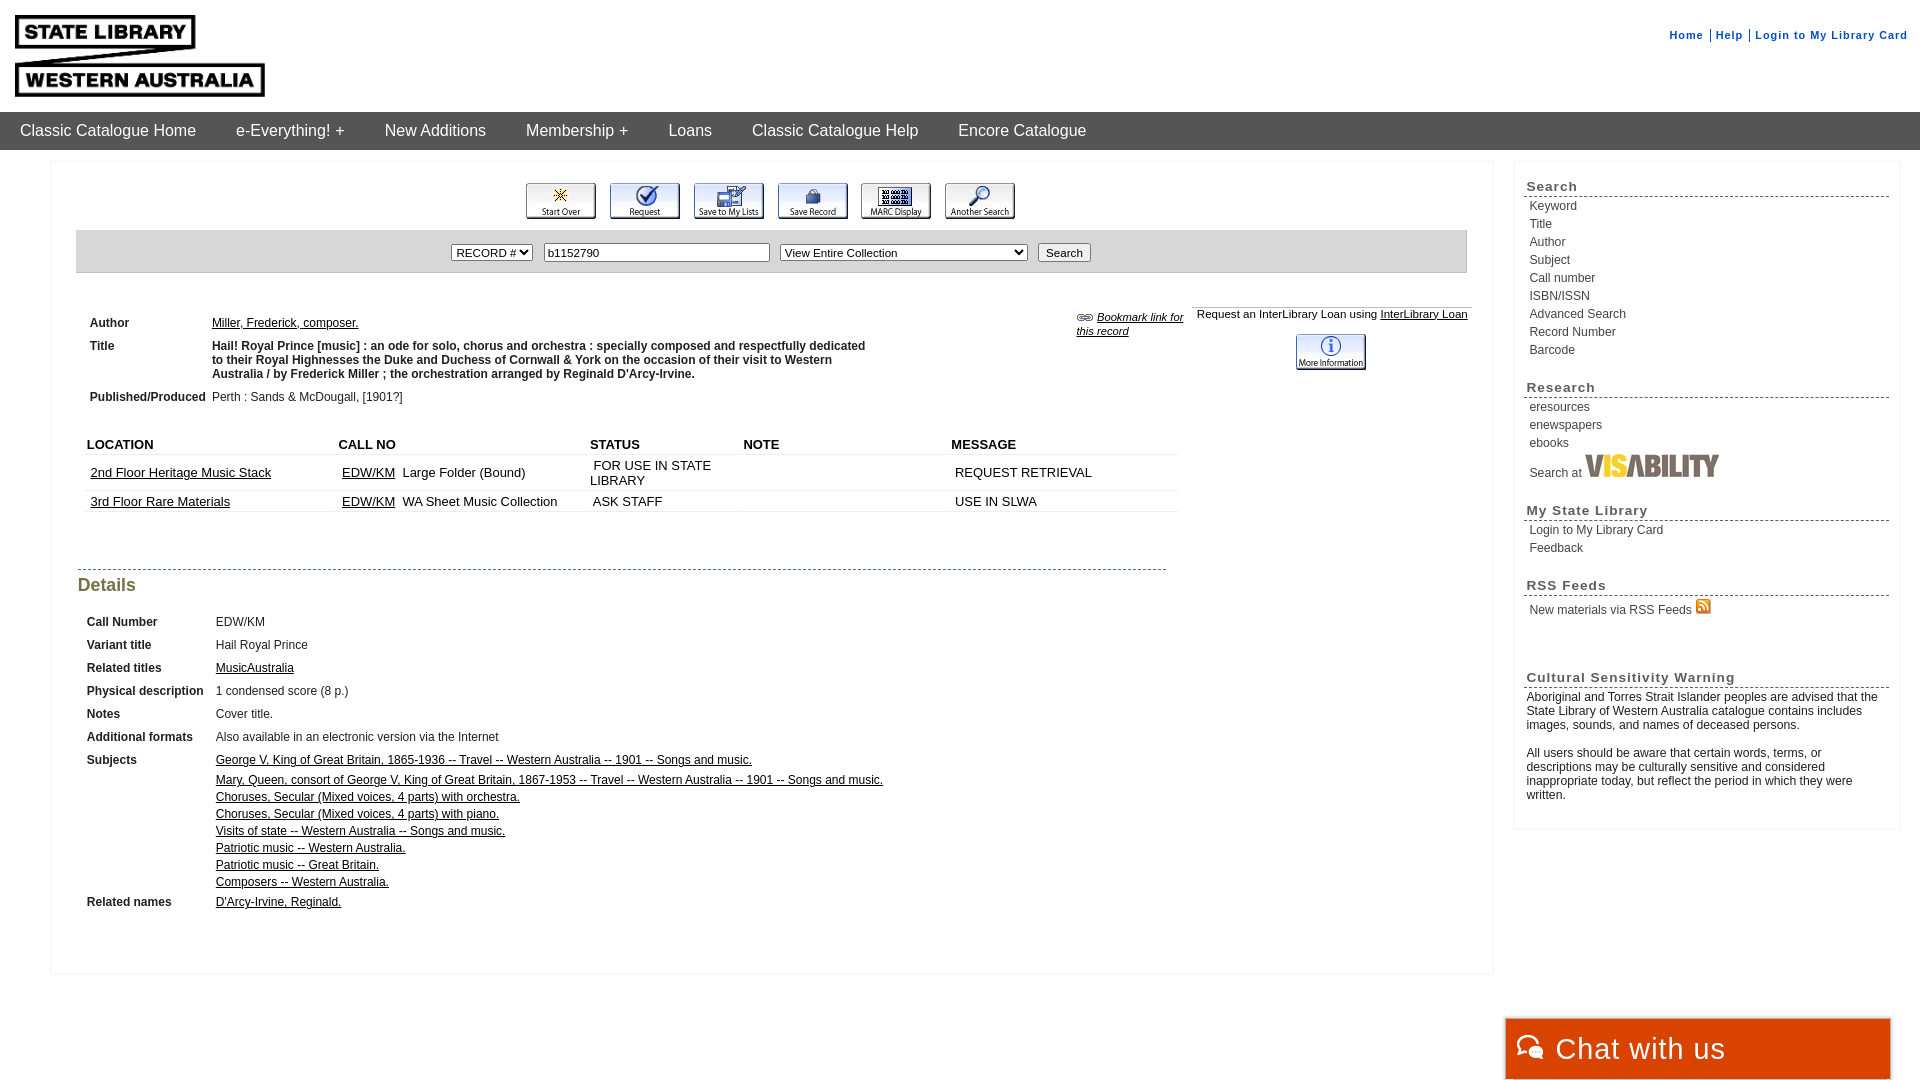 The height and width of the screenshot is (1080, 1920). What do you see at coordinates (1728, 34) in the screenshot?
I see `'Help'` at bounding box center [1728, 34].